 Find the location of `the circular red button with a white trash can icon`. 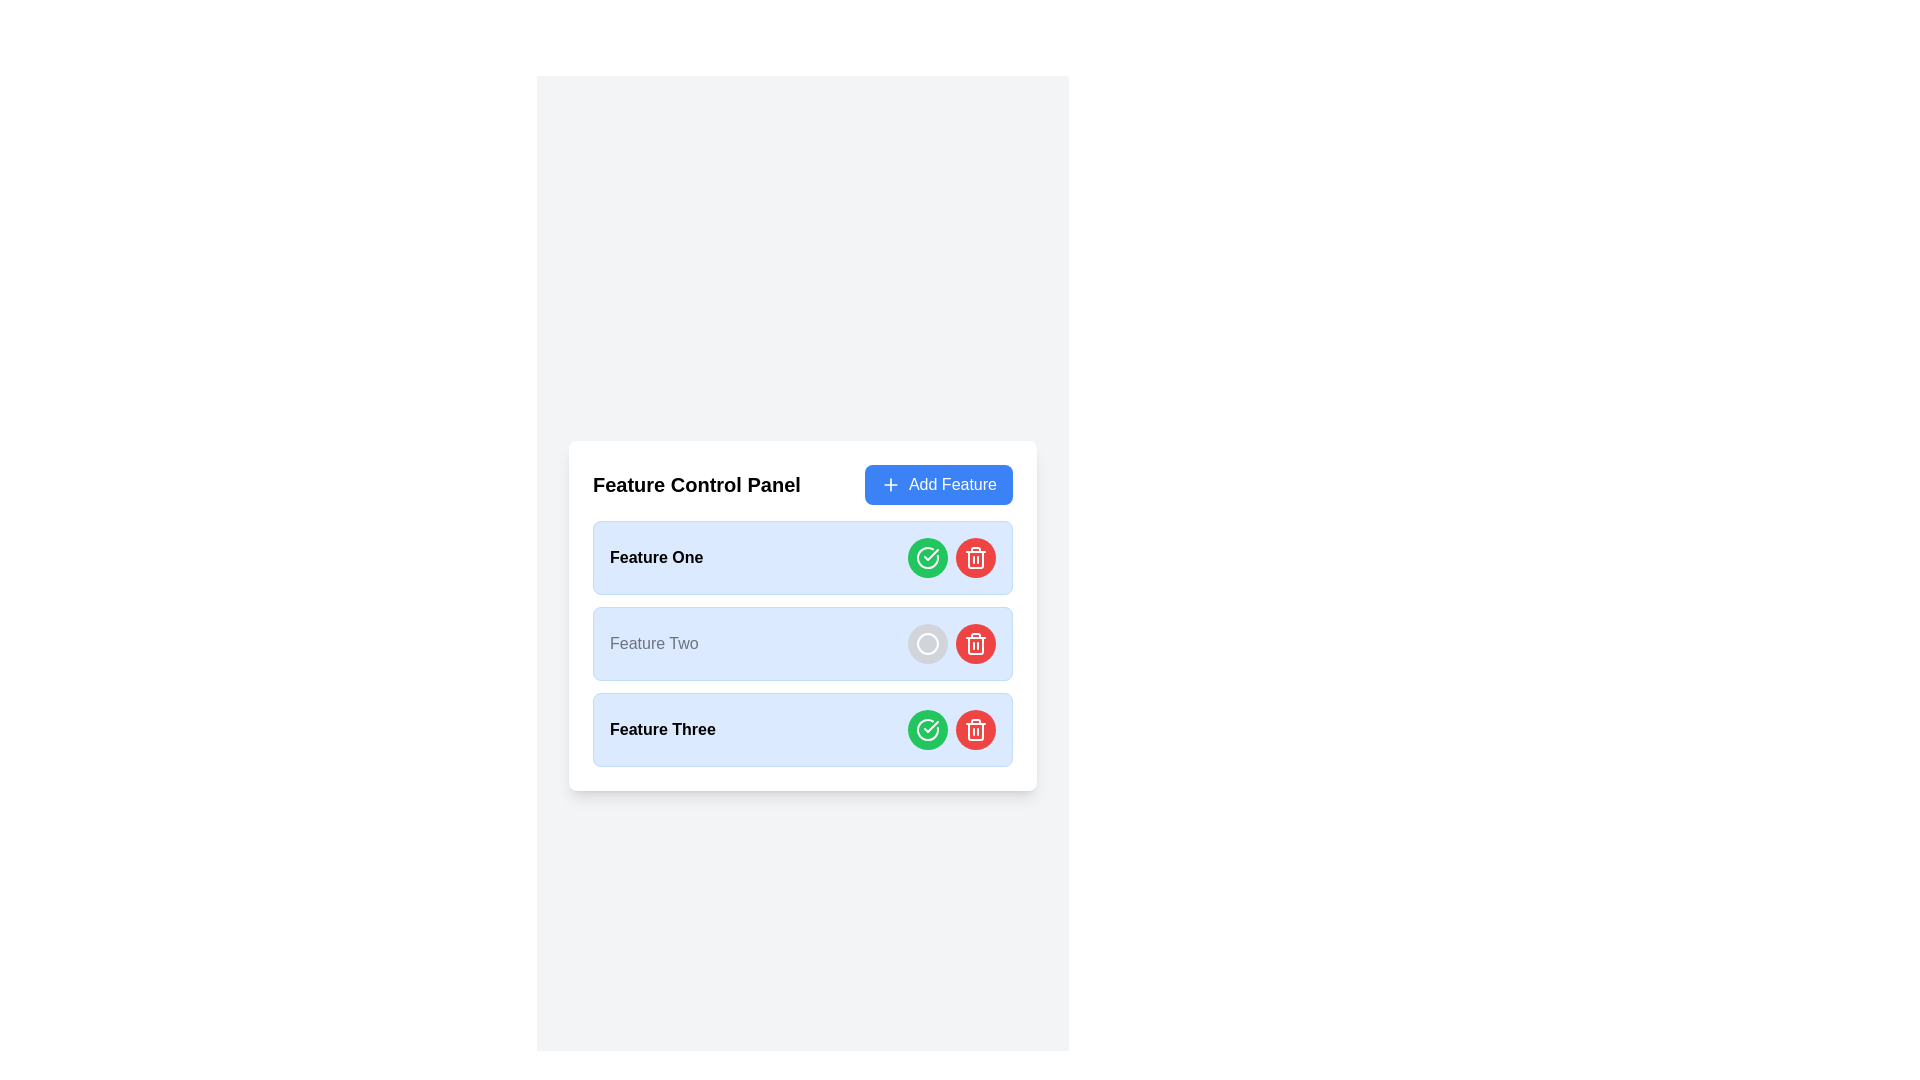

the circular red button with a white trash can icon is located at coordinates (975, 729).